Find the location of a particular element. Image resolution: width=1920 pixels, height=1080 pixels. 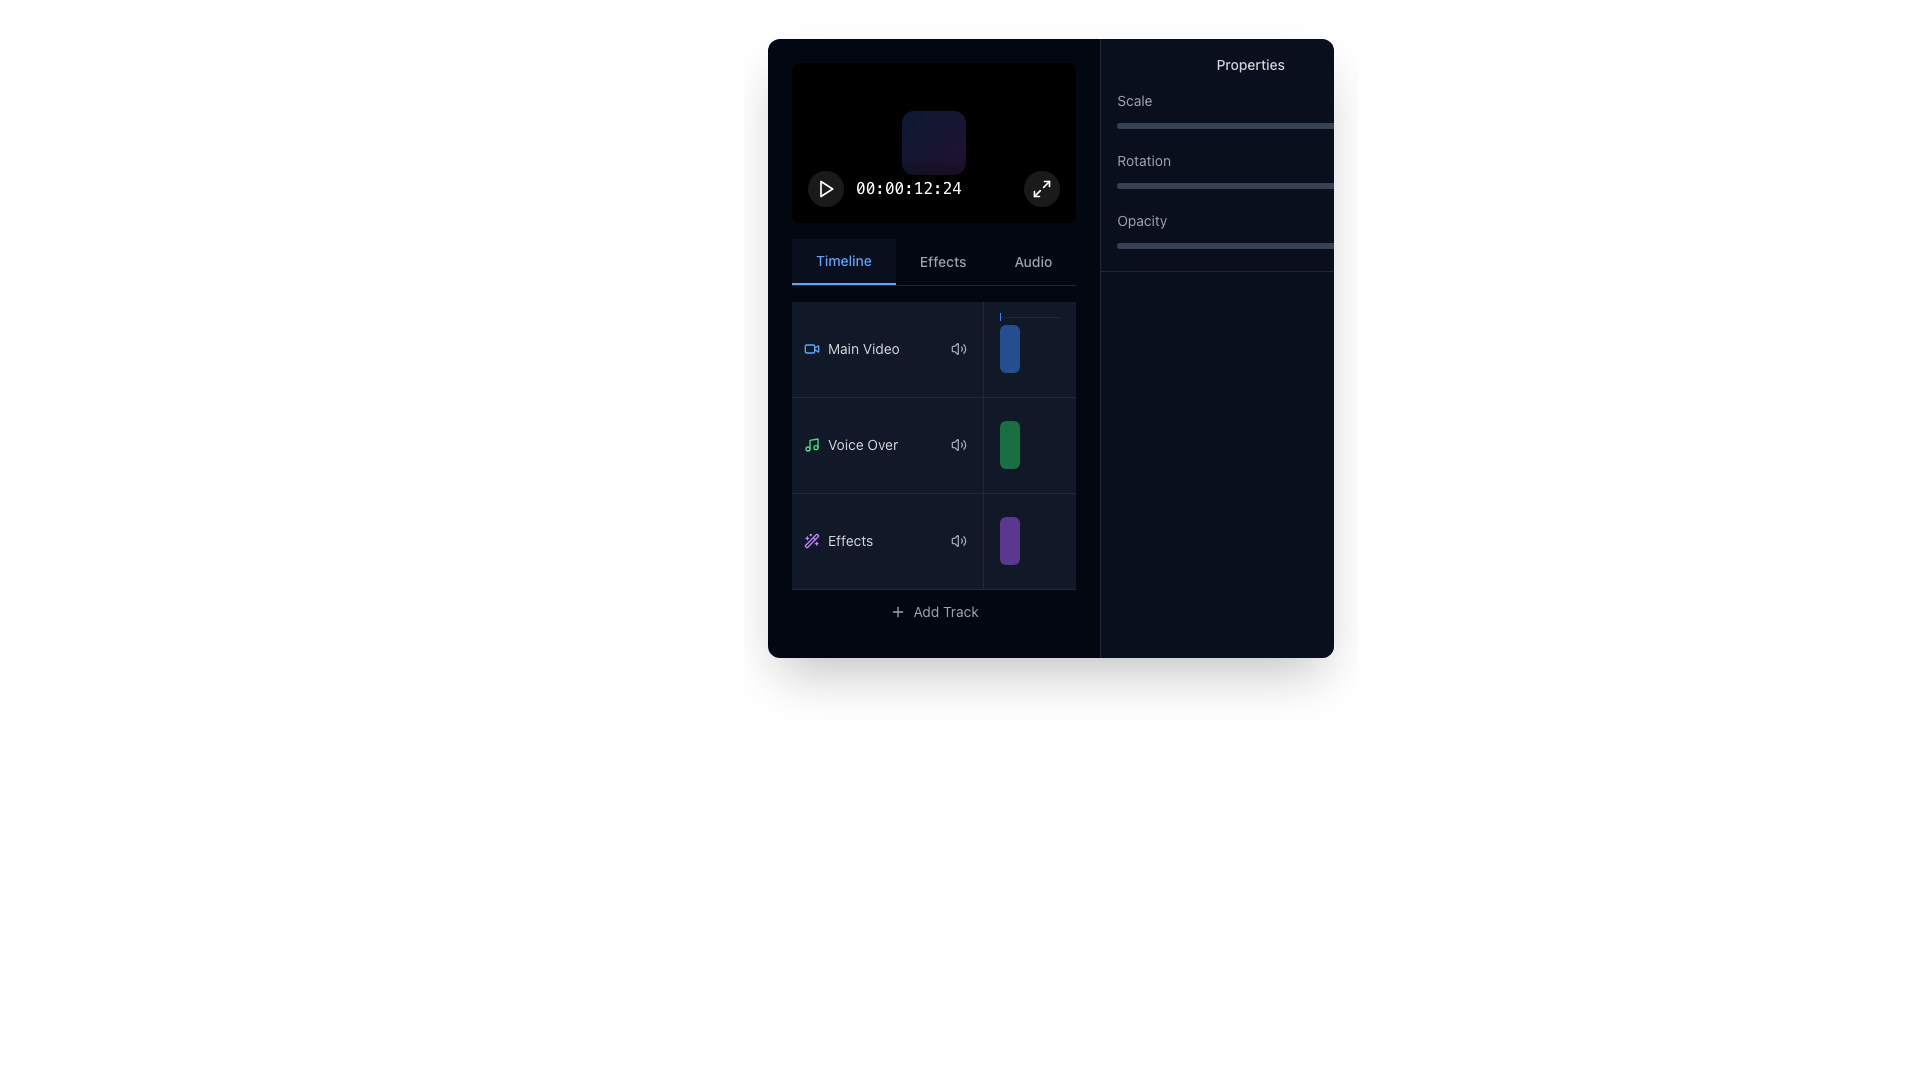

text label displaying 'Voice Over', which is styled with a small font size and light gray color, located in the timeline panel under the 'Main Video' track listing is located at coordinates (863, 444).